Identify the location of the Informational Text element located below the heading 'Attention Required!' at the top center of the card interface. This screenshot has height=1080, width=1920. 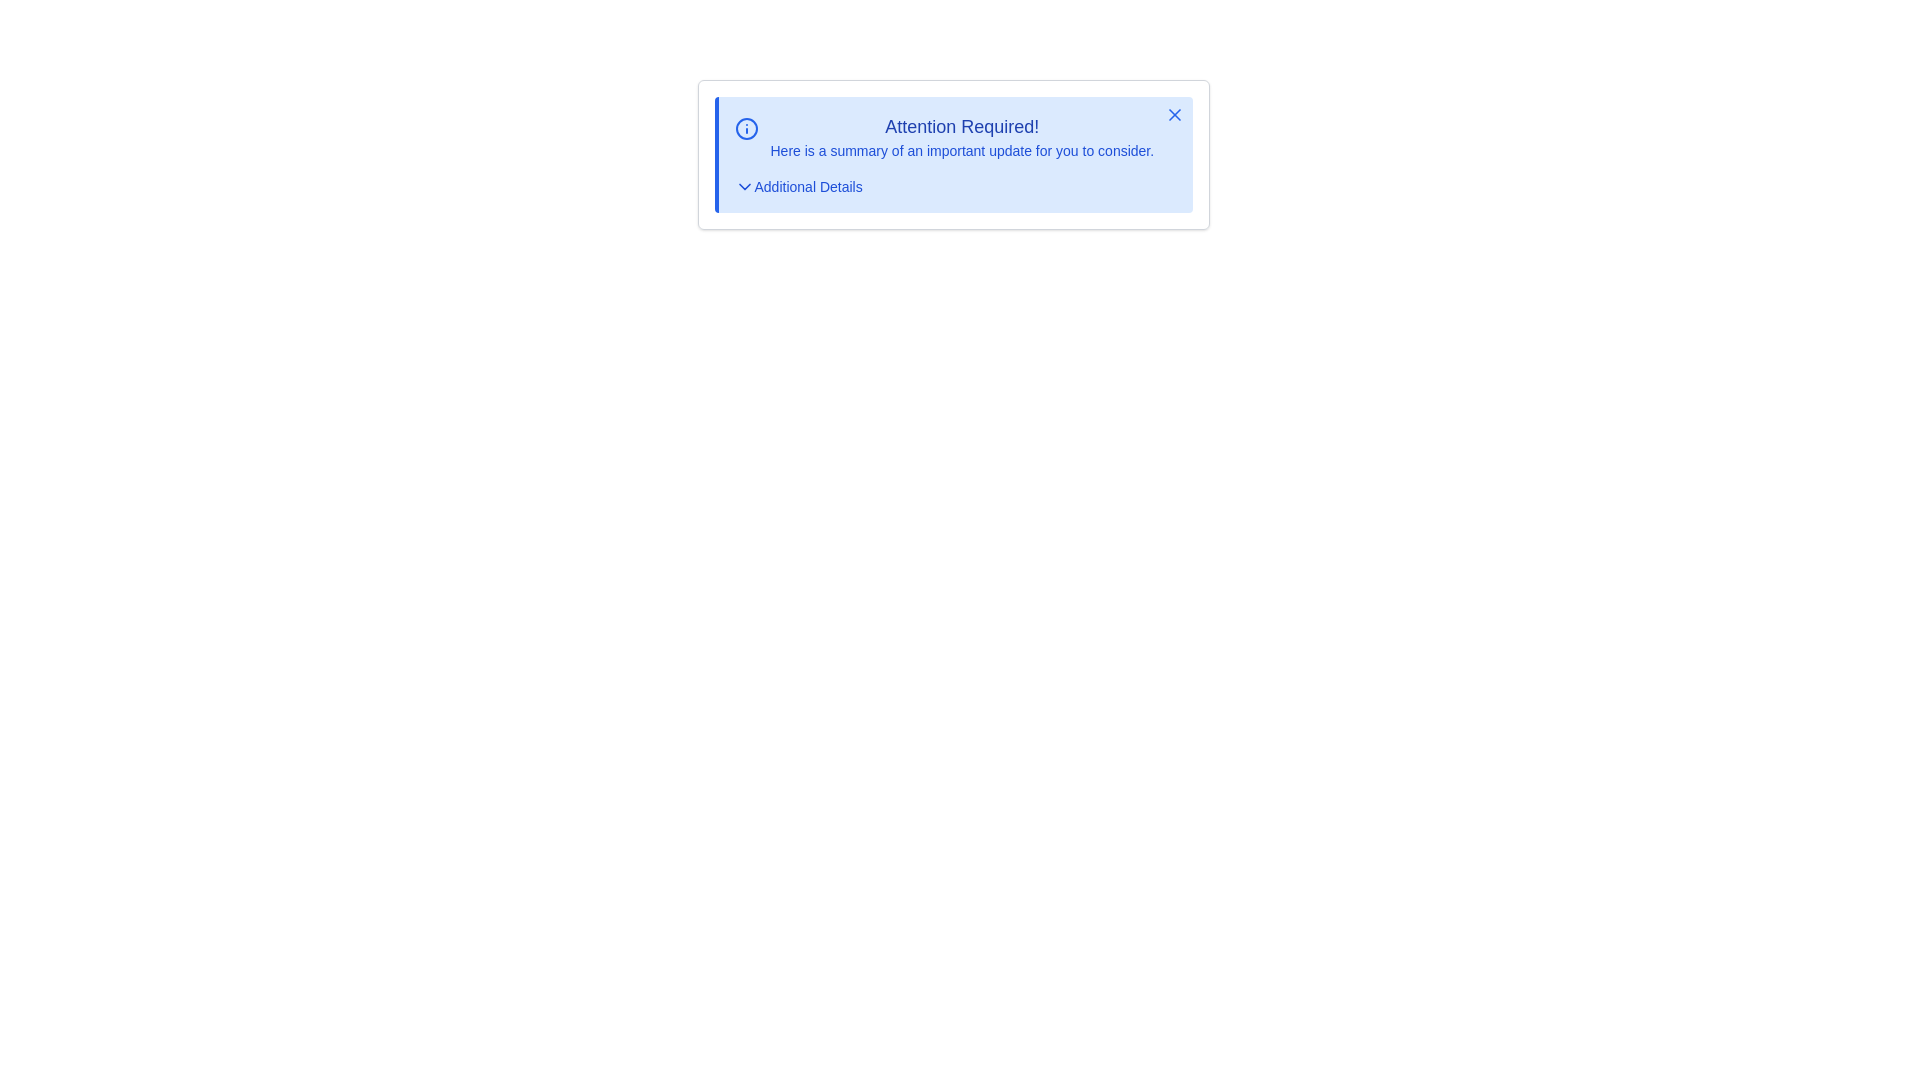
(962, 149).